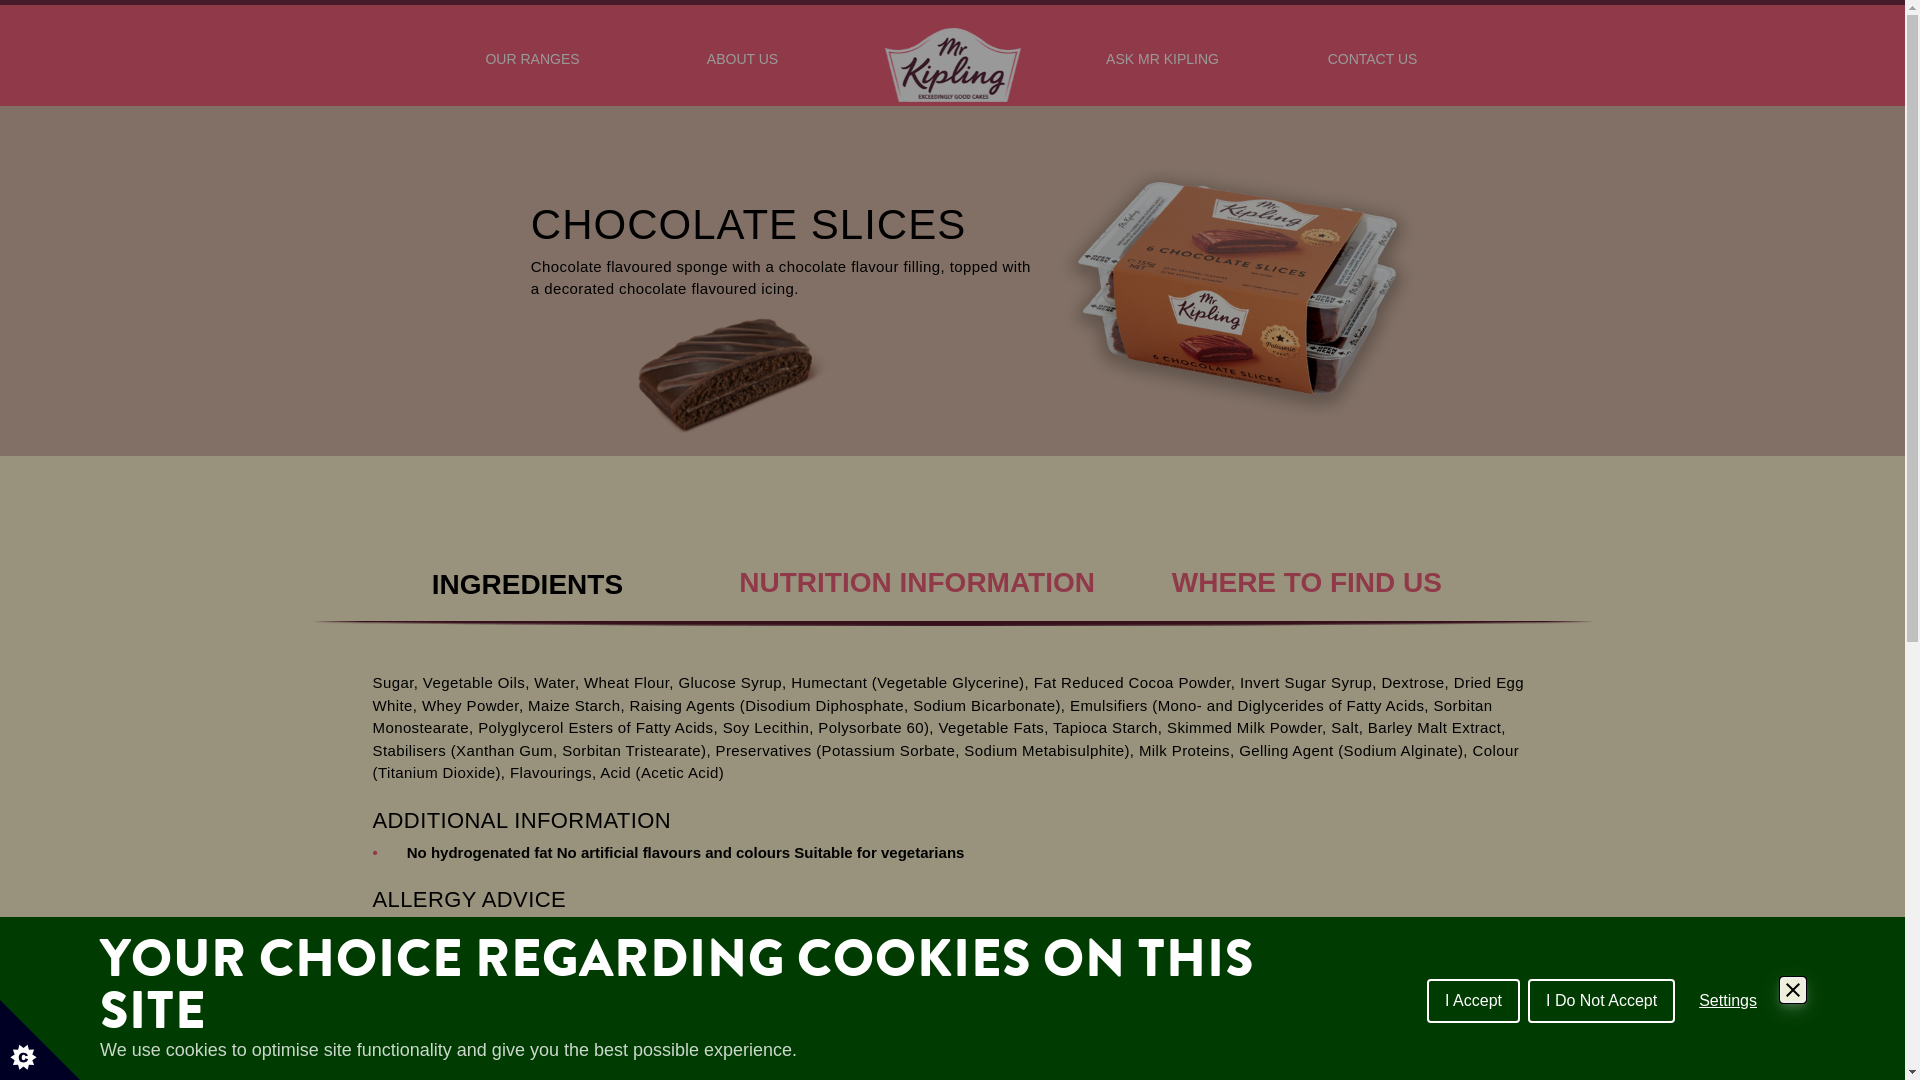 This screenshot has width=1920, height=1080. I want to click on 'ABOUT US', so click(742, 68).